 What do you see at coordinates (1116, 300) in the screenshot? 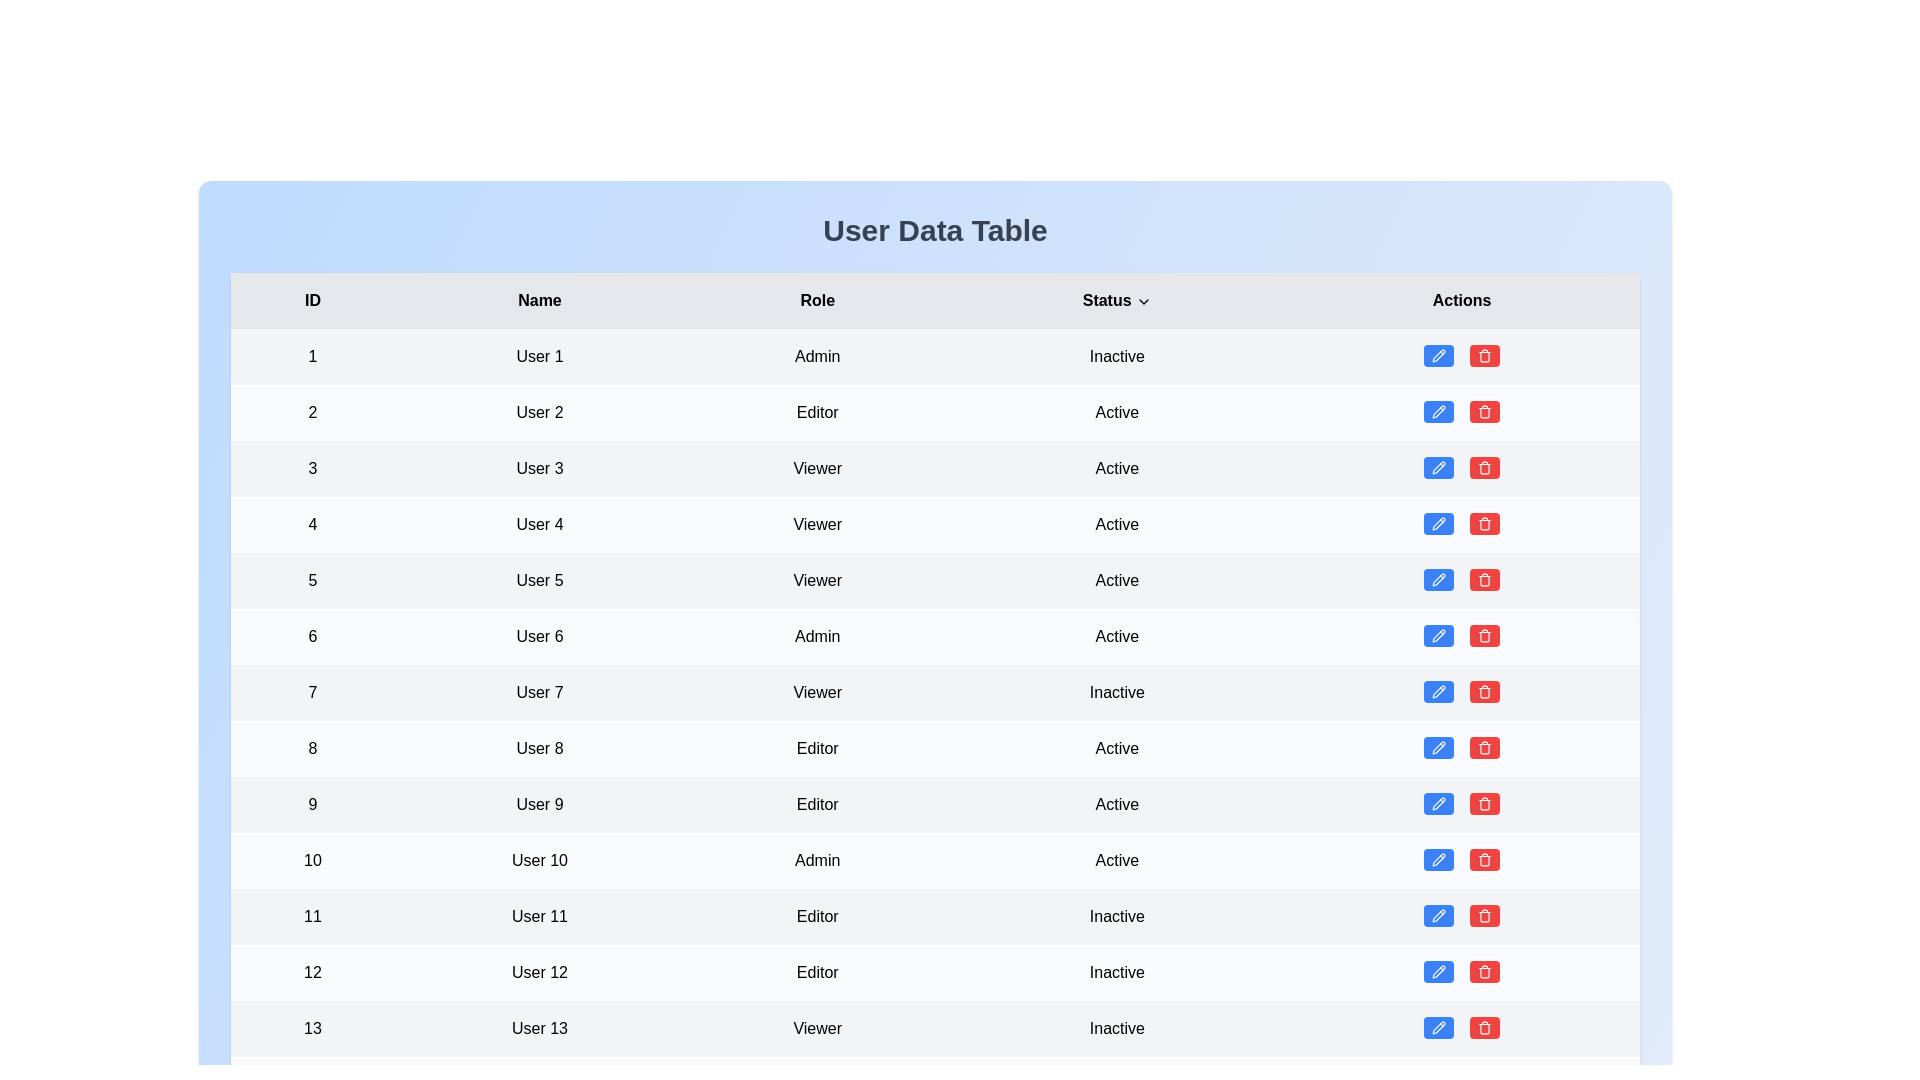
I see `the 'Status' column header to sort the table` at bounding box center [1116, 300].